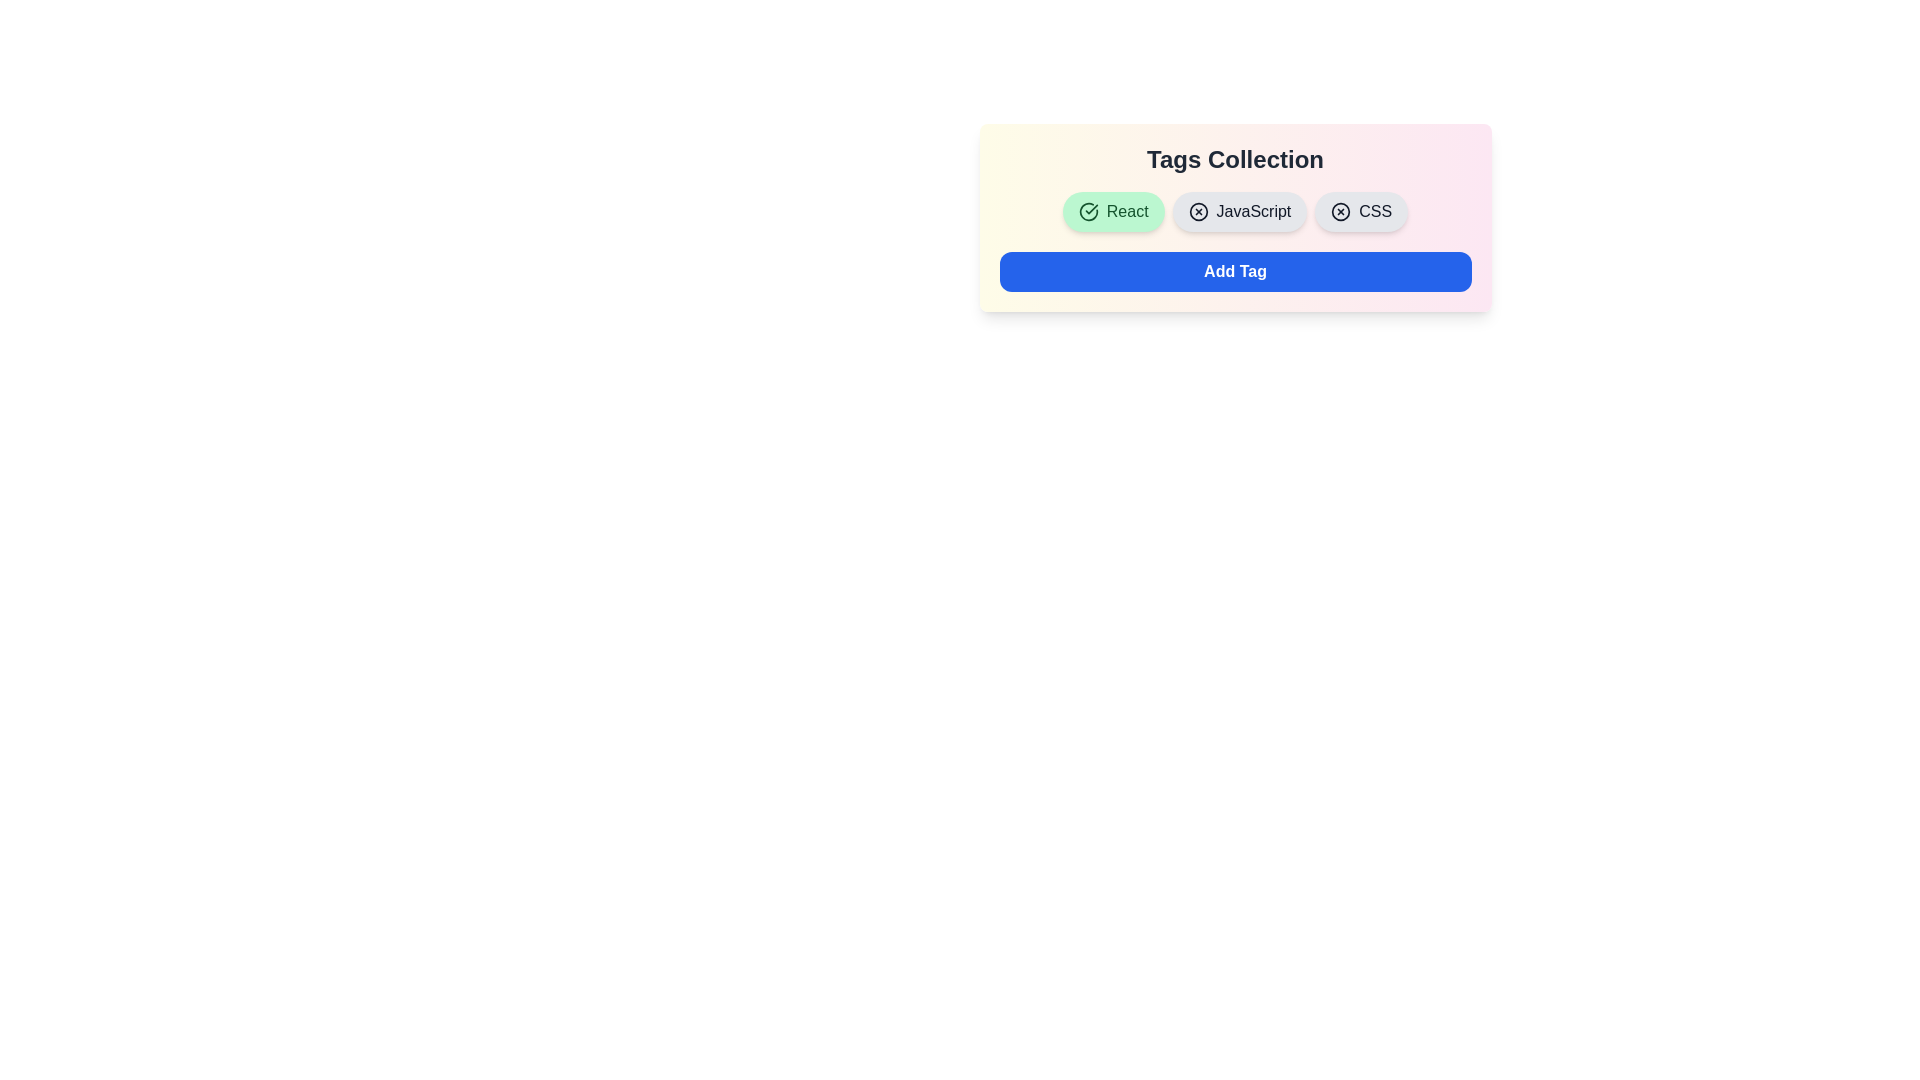 The width and height of the screenshot is (1920, 1080). I want to click on the 'Add Tag' button to add a new tag to the collection, so click(1234, 272).